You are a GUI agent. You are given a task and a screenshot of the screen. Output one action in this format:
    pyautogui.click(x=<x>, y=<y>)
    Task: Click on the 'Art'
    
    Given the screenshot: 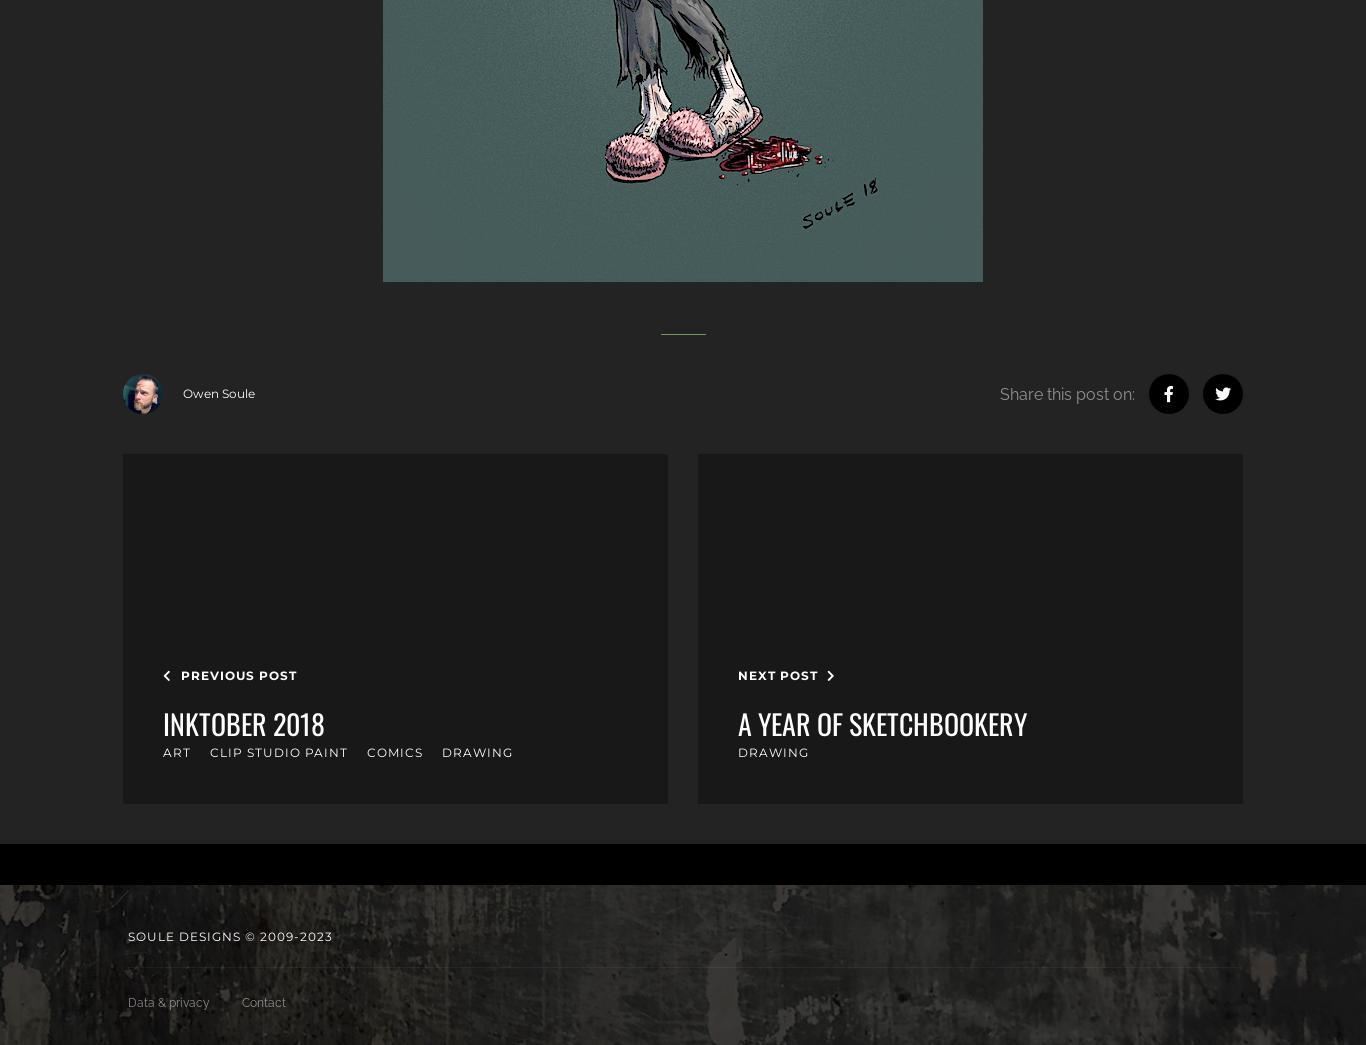 What is the action you would take?
    pyautogui.click(x=176, y=751)
    